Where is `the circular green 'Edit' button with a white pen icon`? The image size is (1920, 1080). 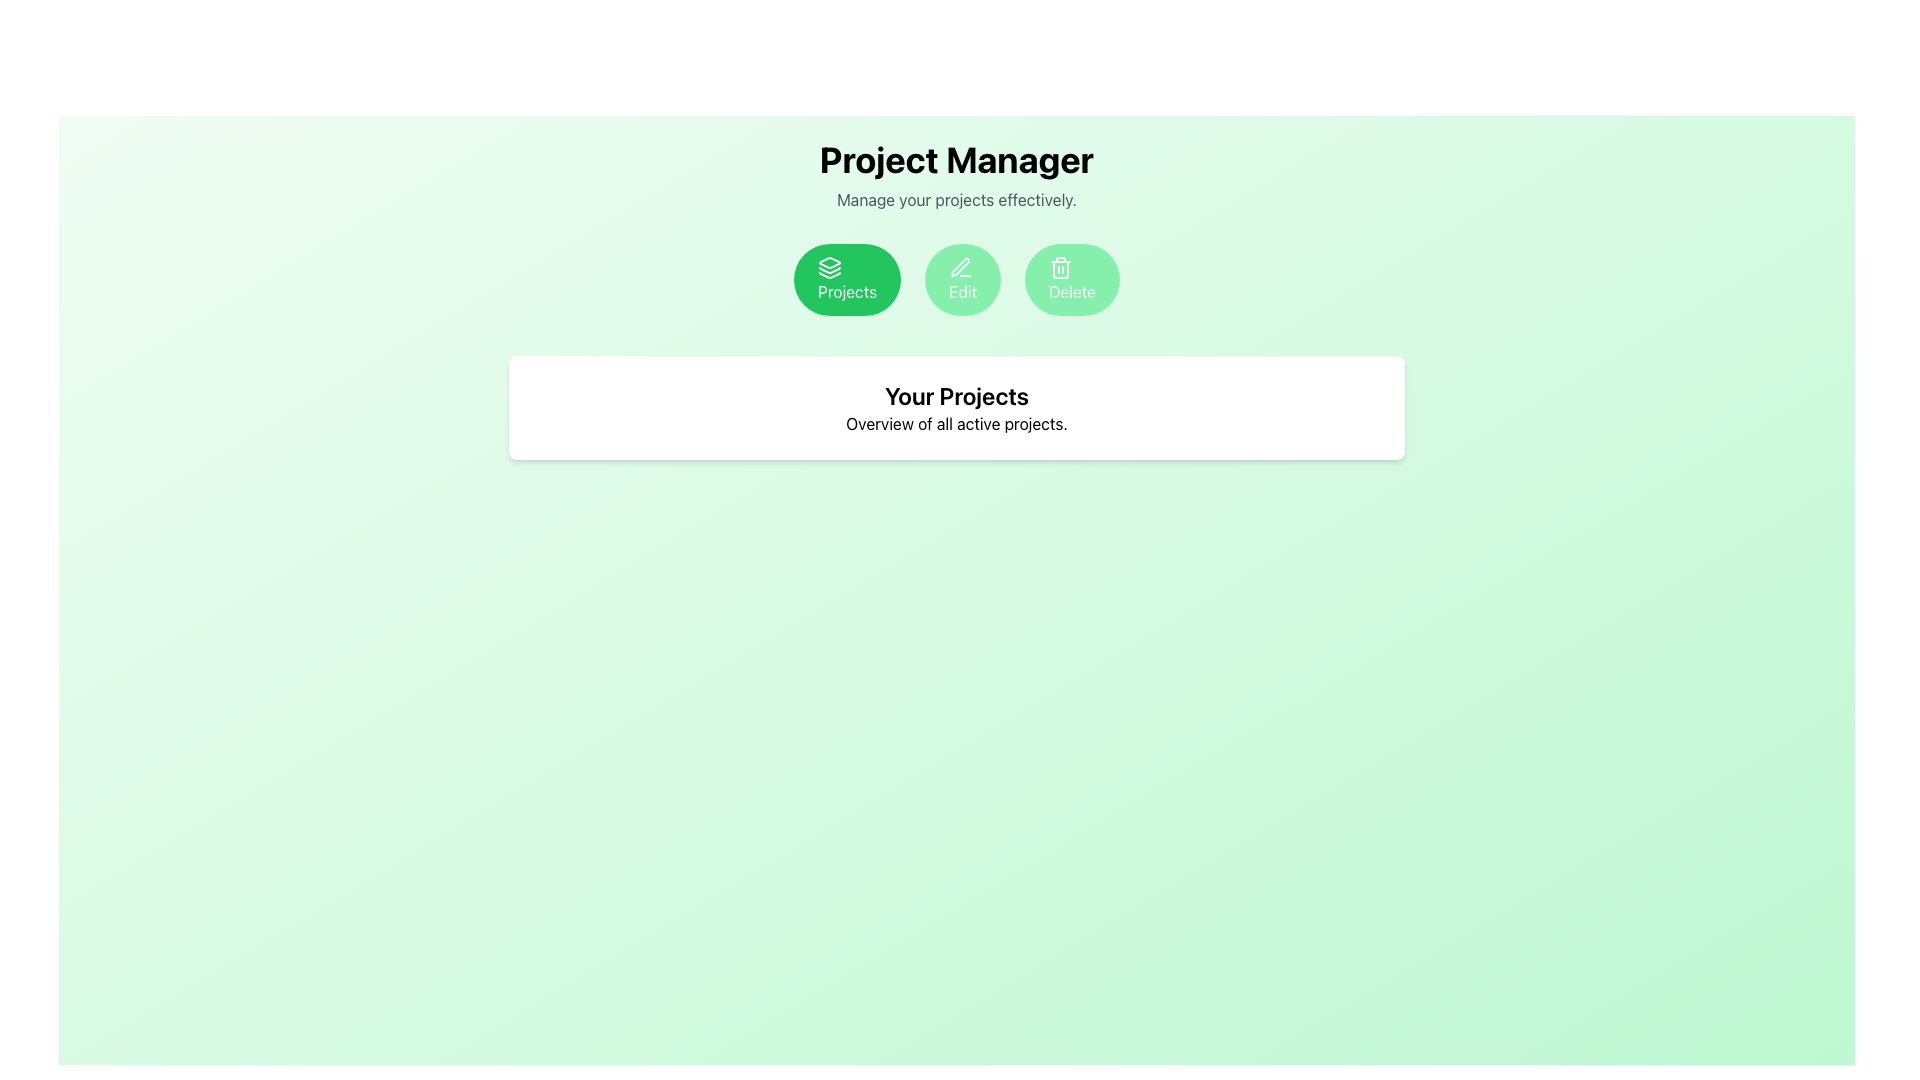
the circular green 'Edit' button with a white pen icon is located at coordinates (963, 280).